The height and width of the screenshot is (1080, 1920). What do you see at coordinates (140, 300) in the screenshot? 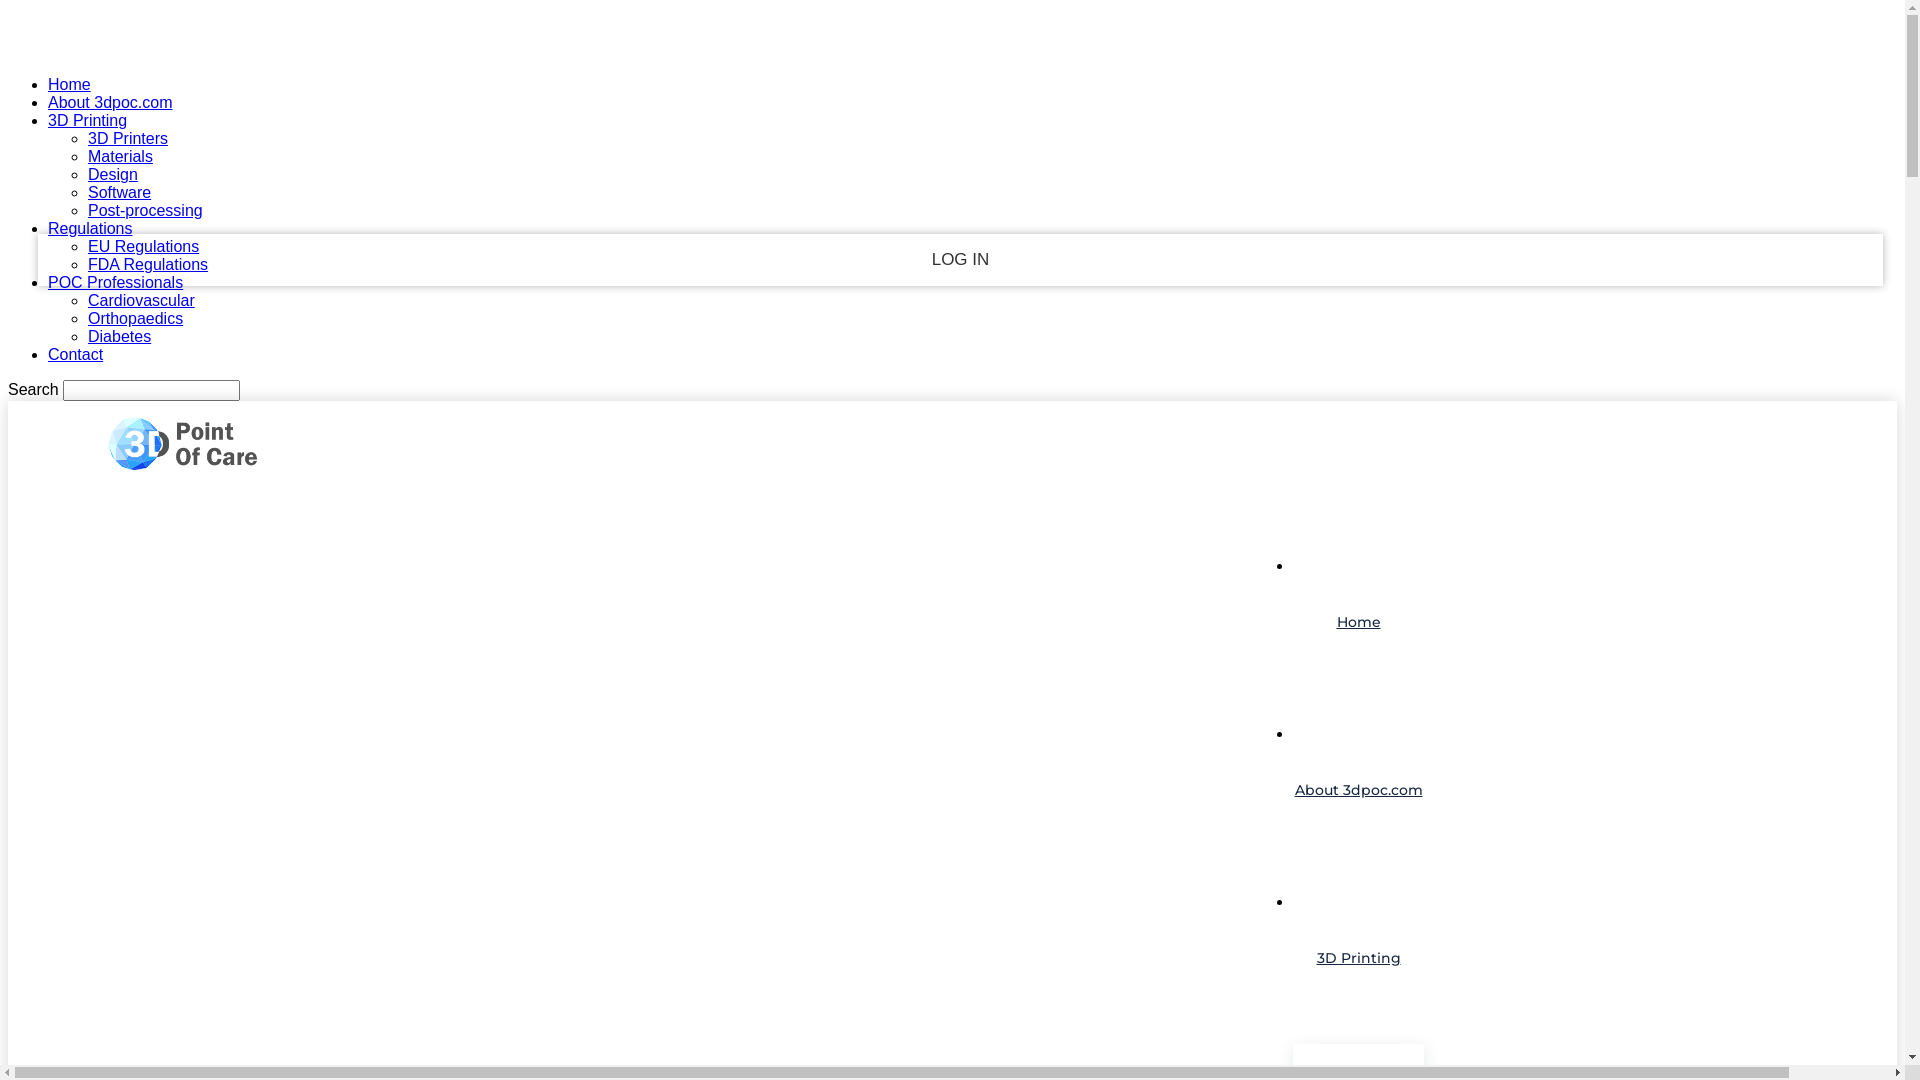
I see `'Cardiovascular'` at bounding box center [140, 300].